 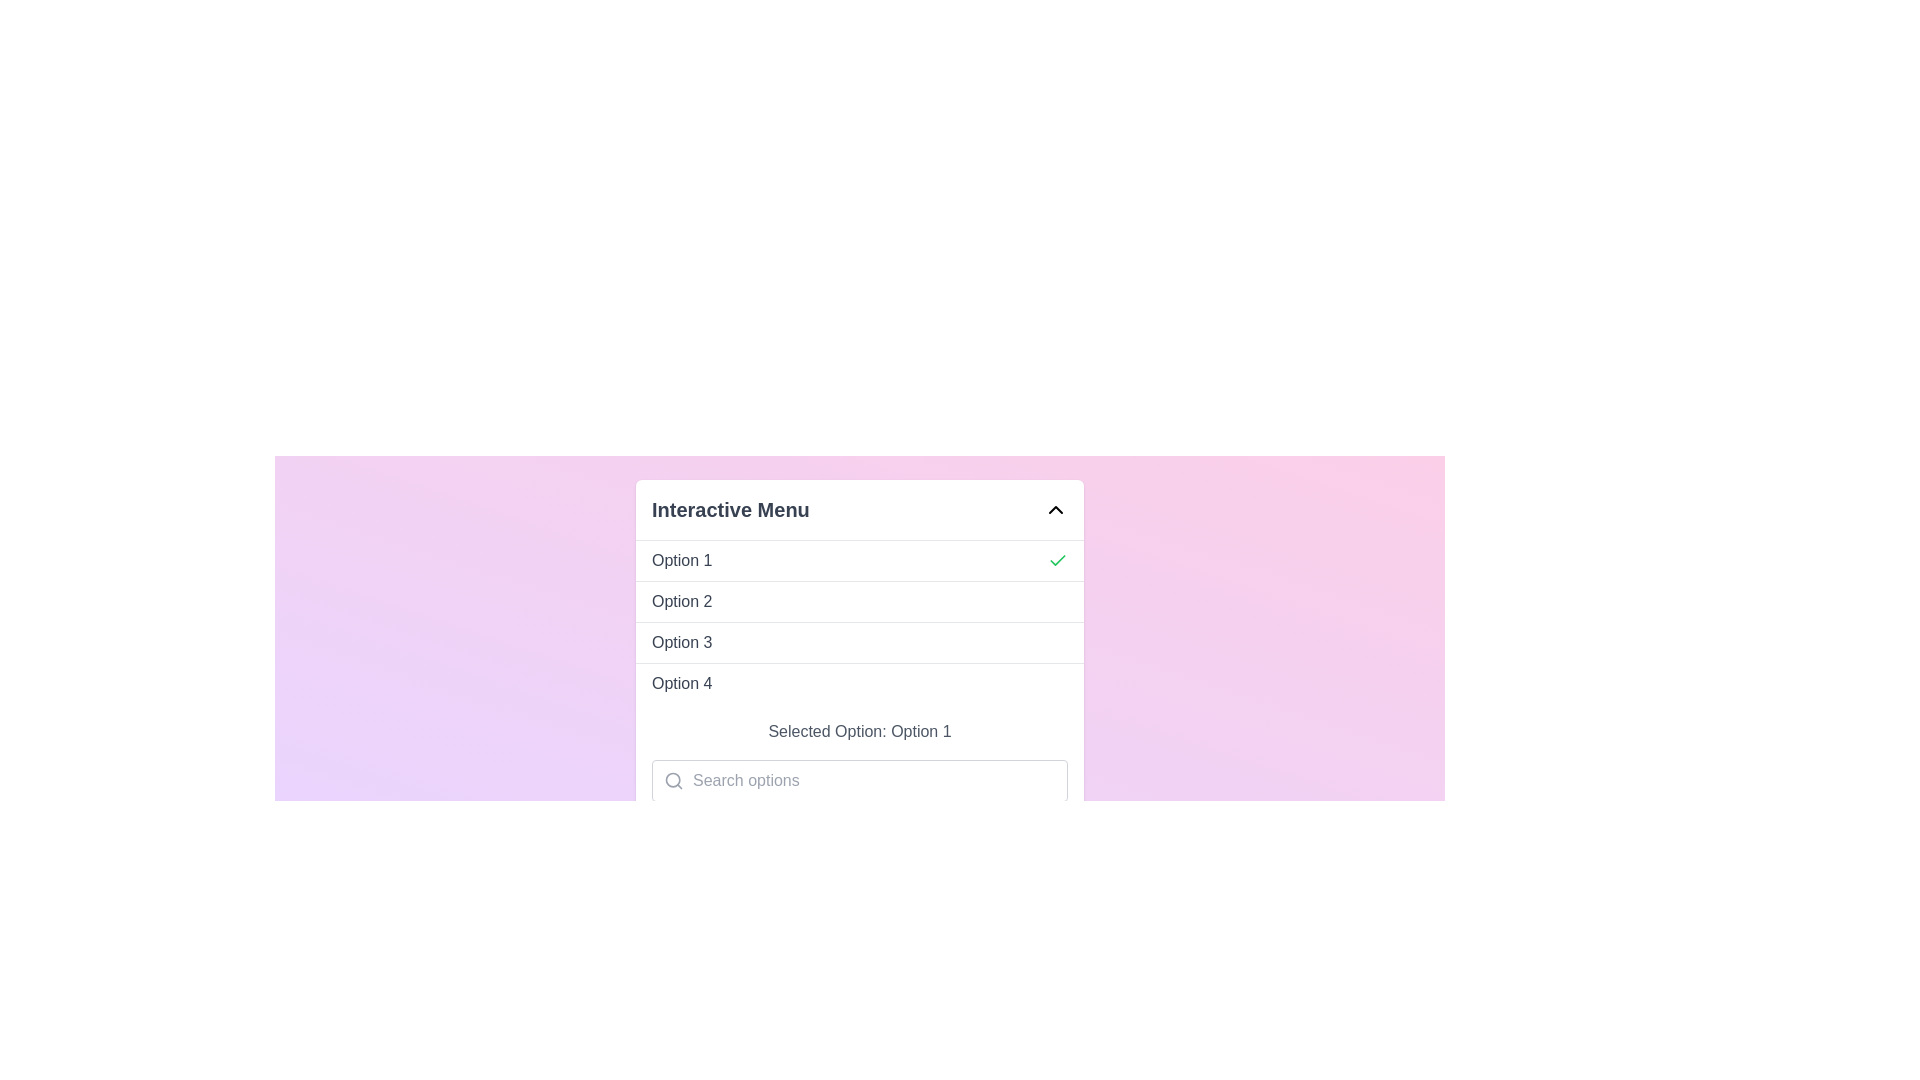 What do you see at coordinates (859, 681) in the screenshot?
I see `the 'Option 4' menu item in the vertical dropdown menu` at bounding box center [859, 681].